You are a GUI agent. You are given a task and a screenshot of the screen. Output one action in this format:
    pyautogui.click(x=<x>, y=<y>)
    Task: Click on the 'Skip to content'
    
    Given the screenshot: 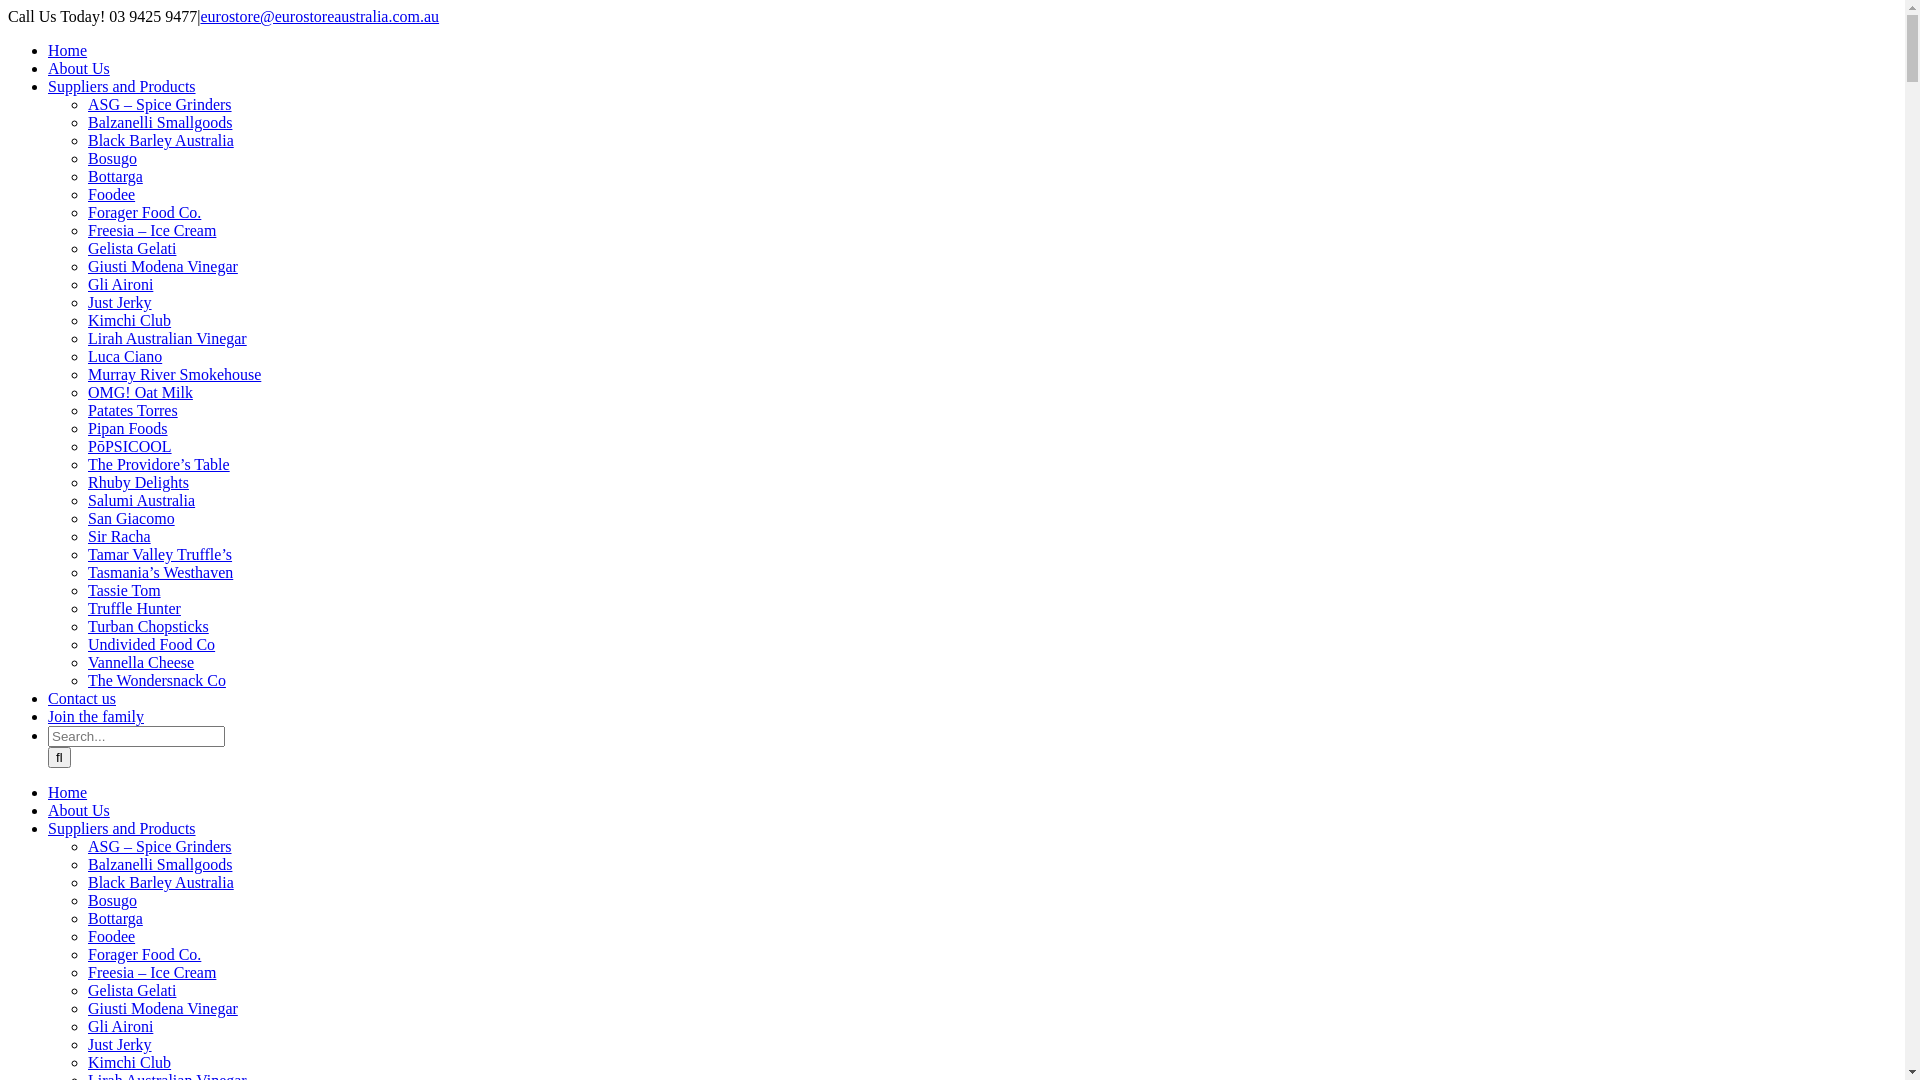 What is the action you would take?
    pyautogui.click(x=7, y=7)
    